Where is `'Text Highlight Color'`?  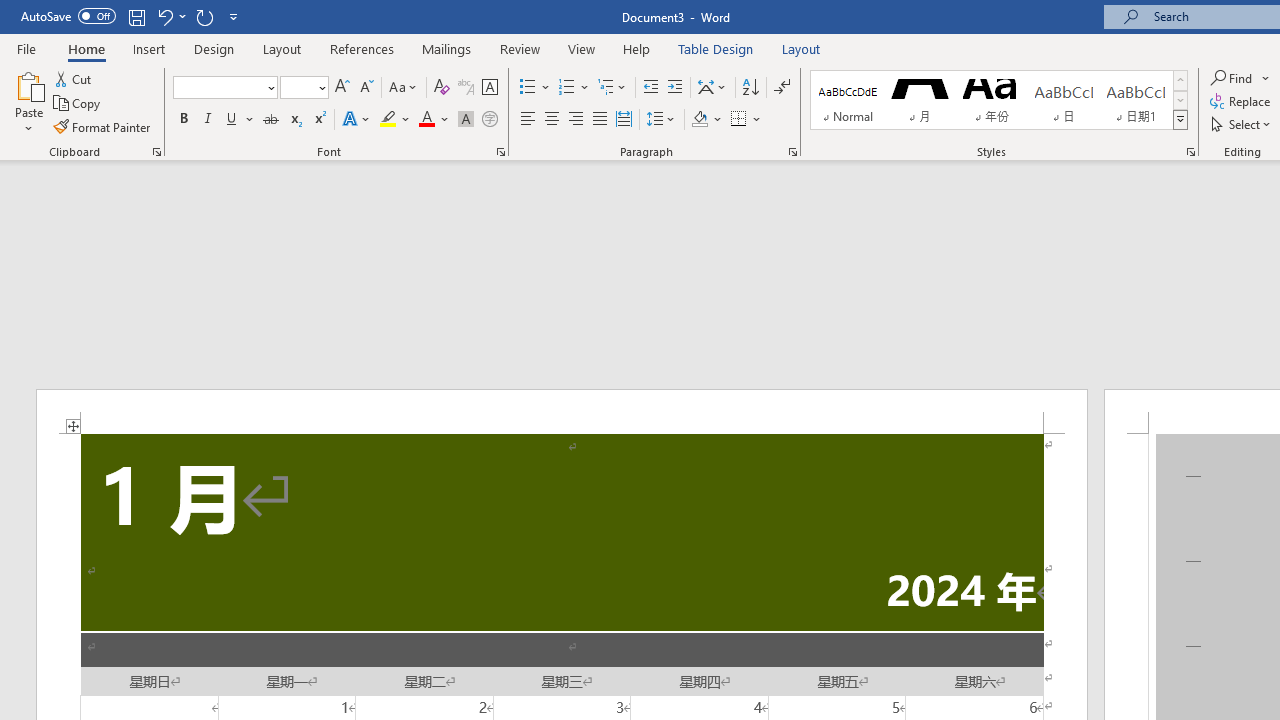 'Text Highlight Color' is located at coordinates (395, 119).